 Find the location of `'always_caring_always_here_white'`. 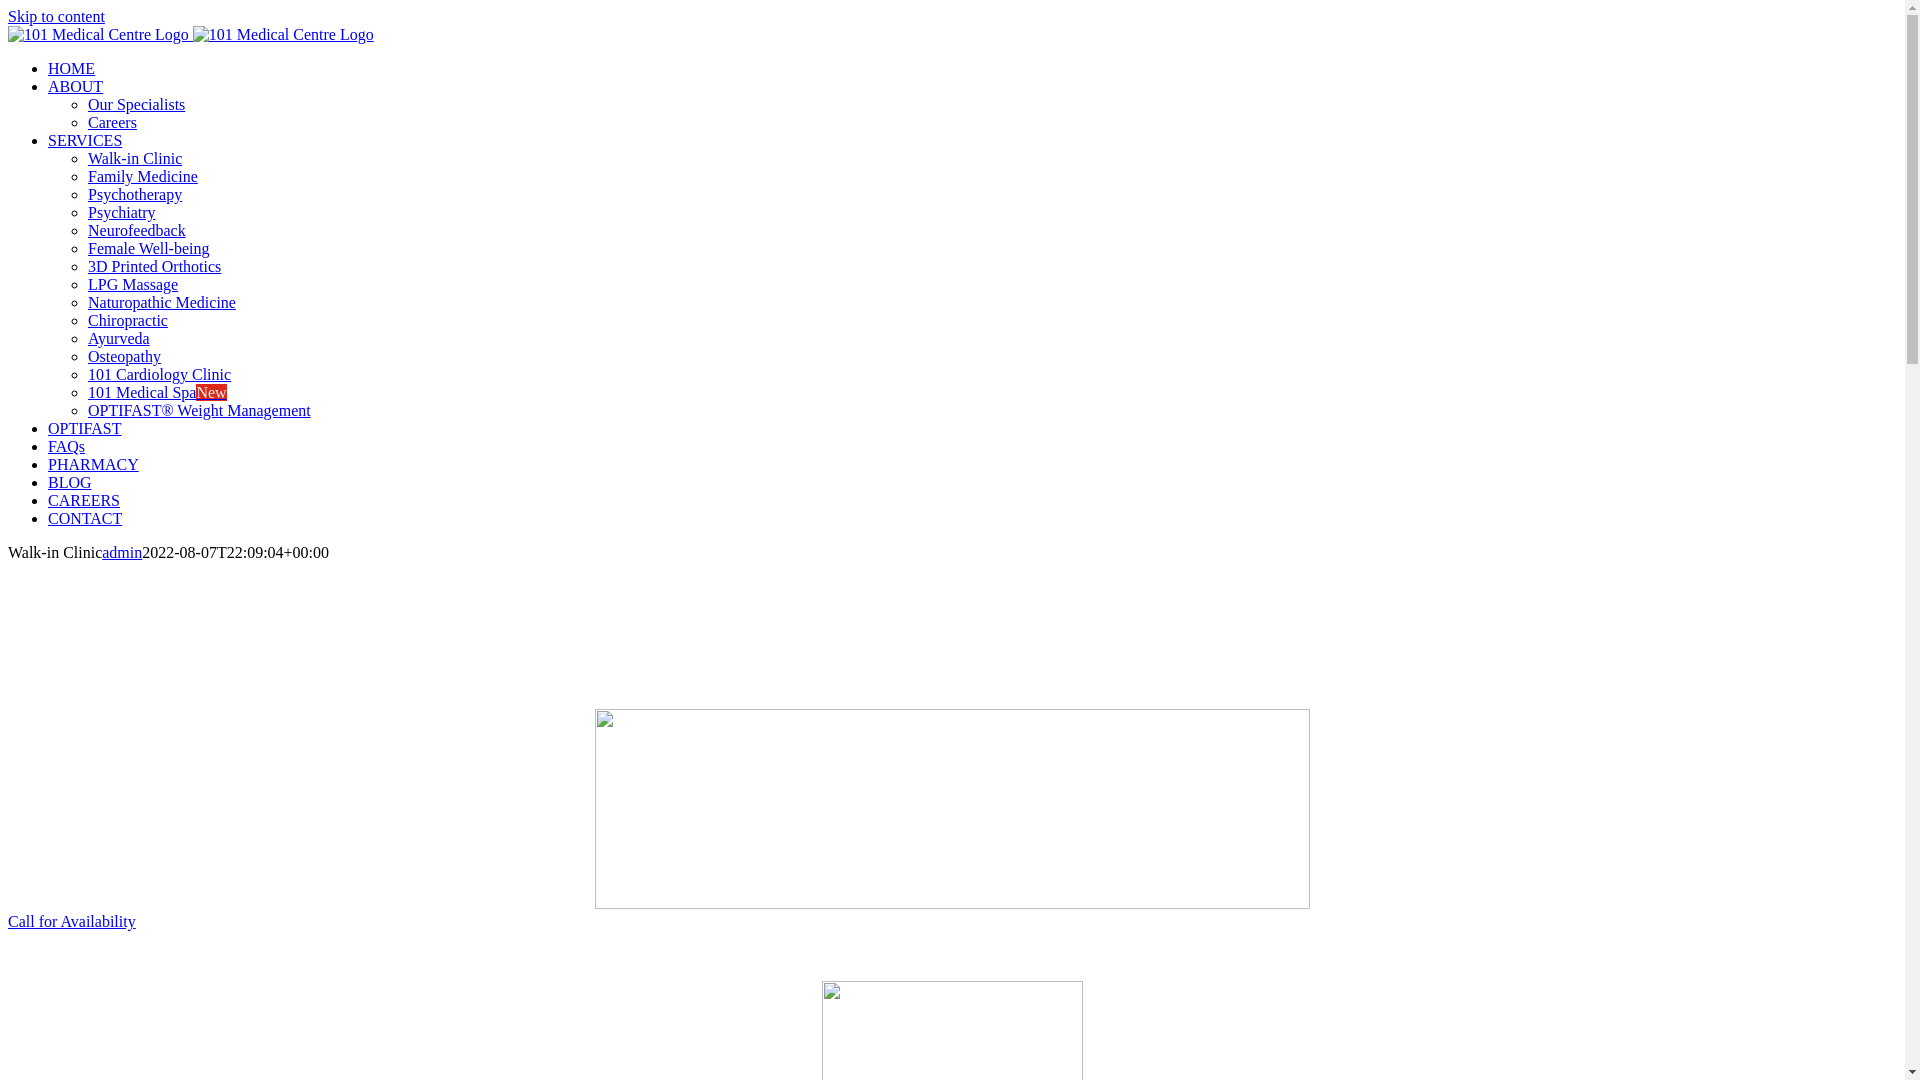

'always_caring_always_here_white' is located at coordinates (594, 808).